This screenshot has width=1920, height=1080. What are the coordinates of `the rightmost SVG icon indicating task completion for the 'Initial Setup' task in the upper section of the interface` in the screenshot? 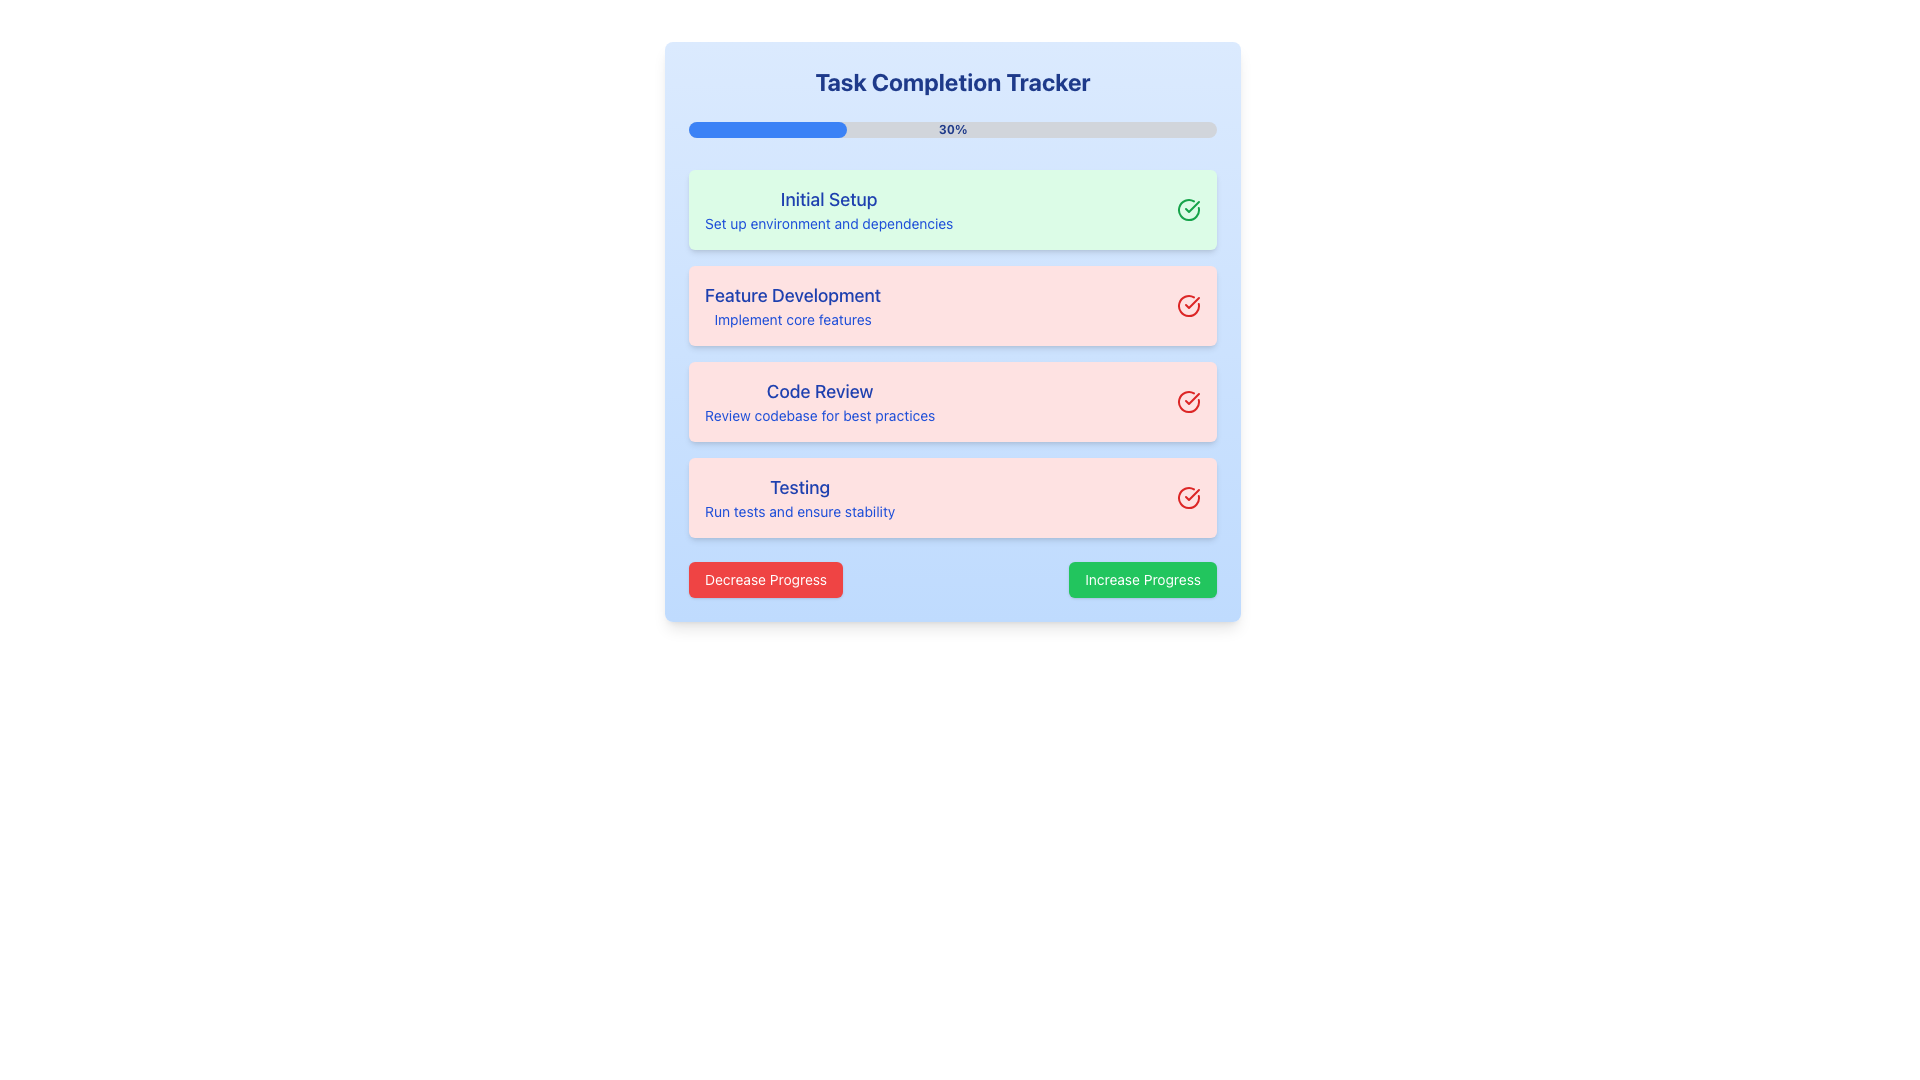 It's located at (1189, 209).